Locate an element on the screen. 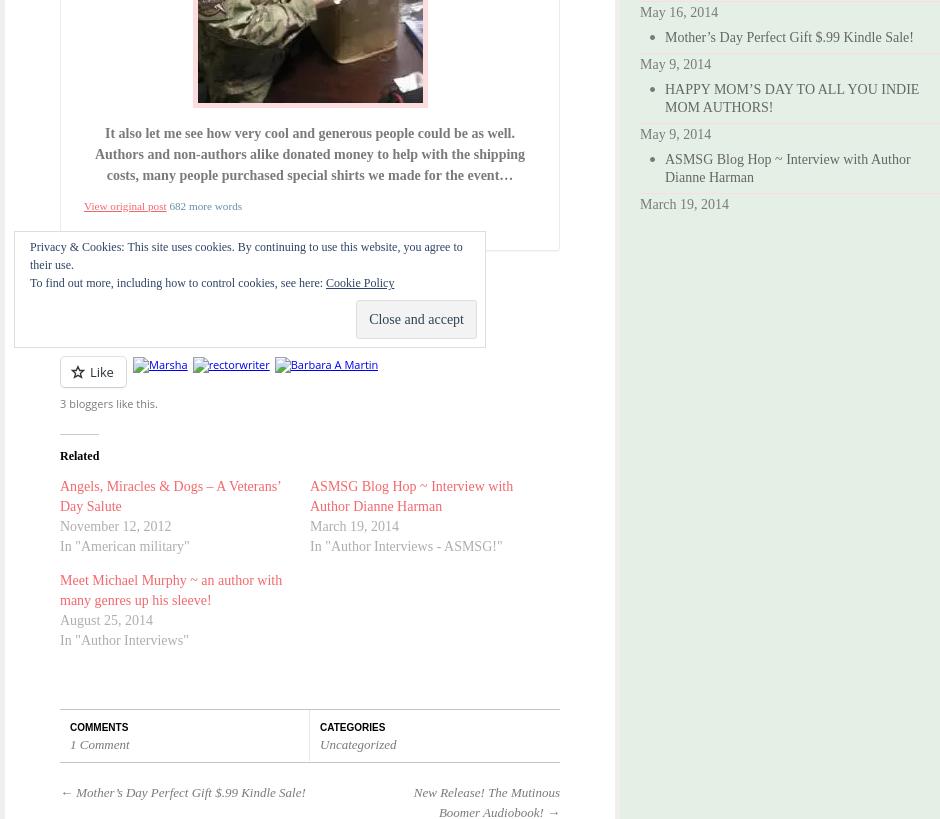 The image size is (940, 819). 'May 16, 2014' is located at coordinates (677, 11).